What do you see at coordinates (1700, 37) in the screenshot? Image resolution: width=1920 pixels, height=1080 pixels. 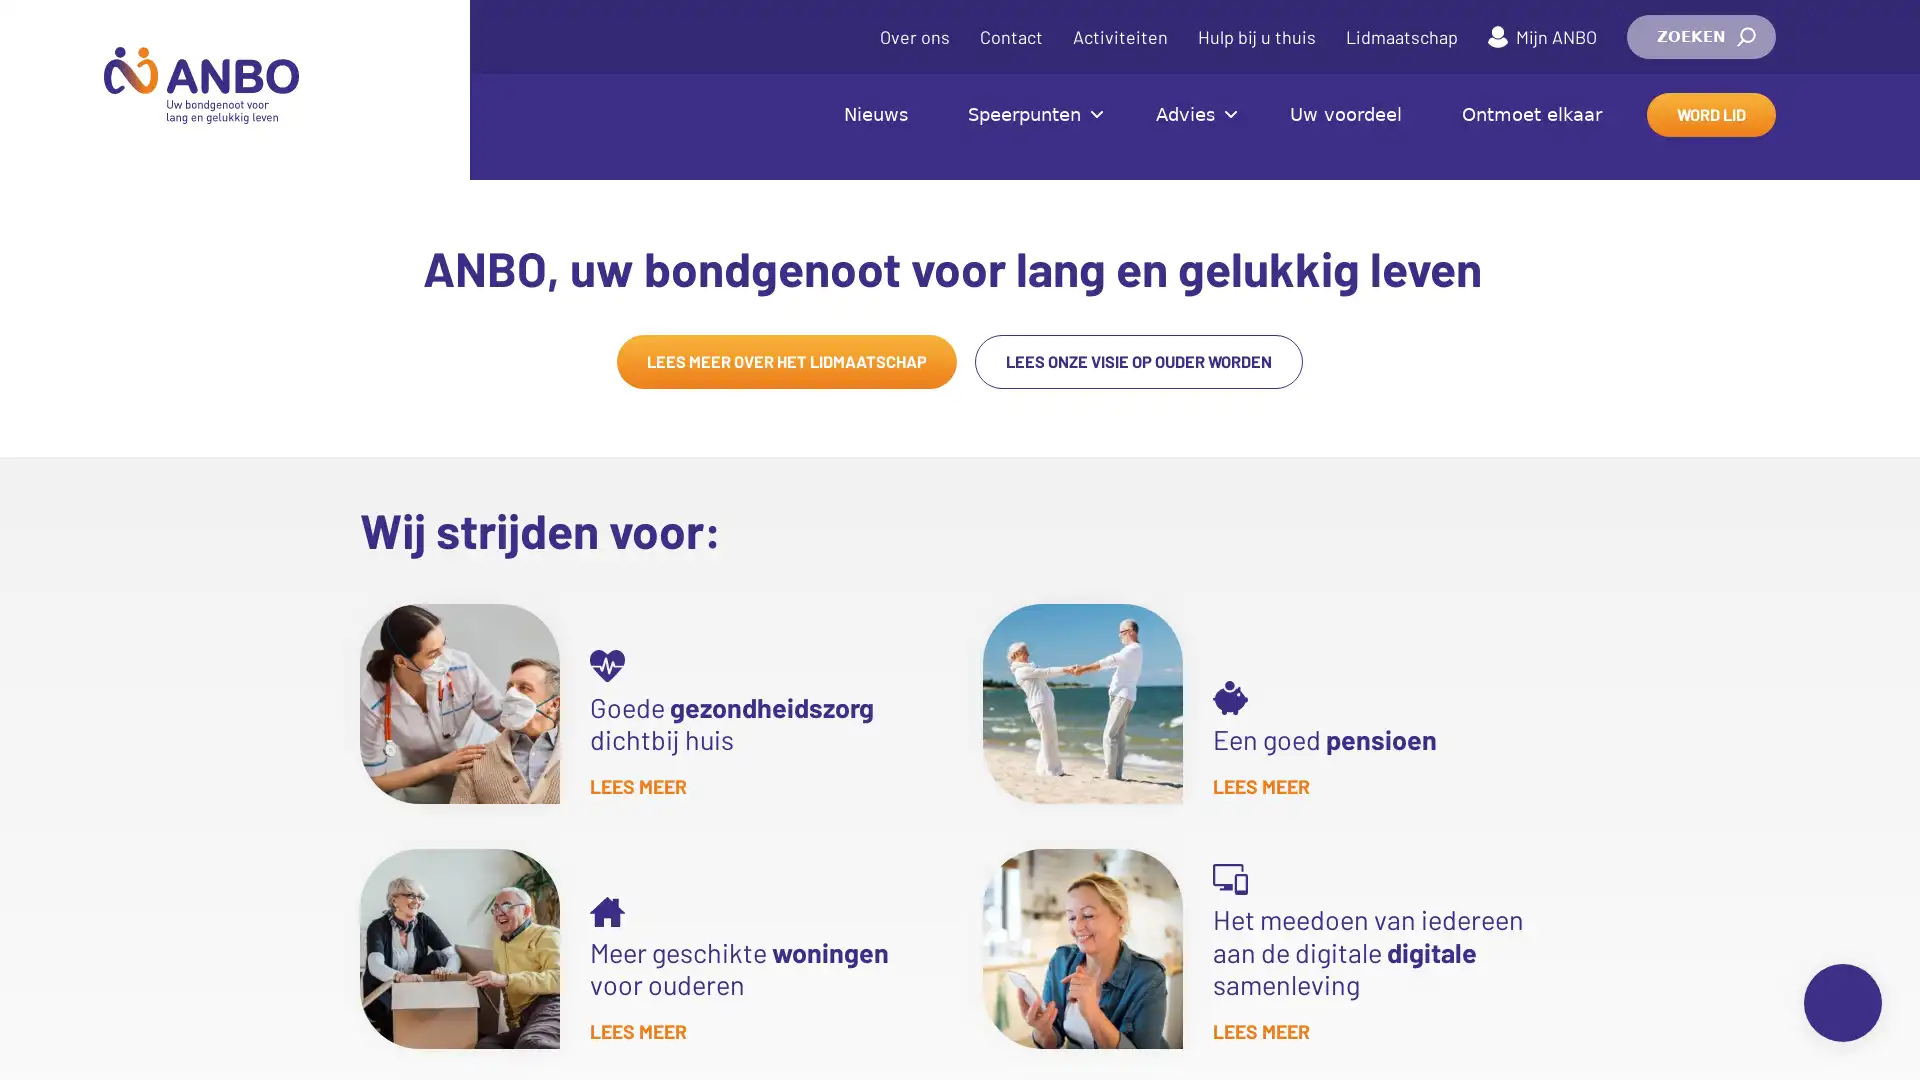 I see `ZOEKEN` at bounding box center [1700, 37].